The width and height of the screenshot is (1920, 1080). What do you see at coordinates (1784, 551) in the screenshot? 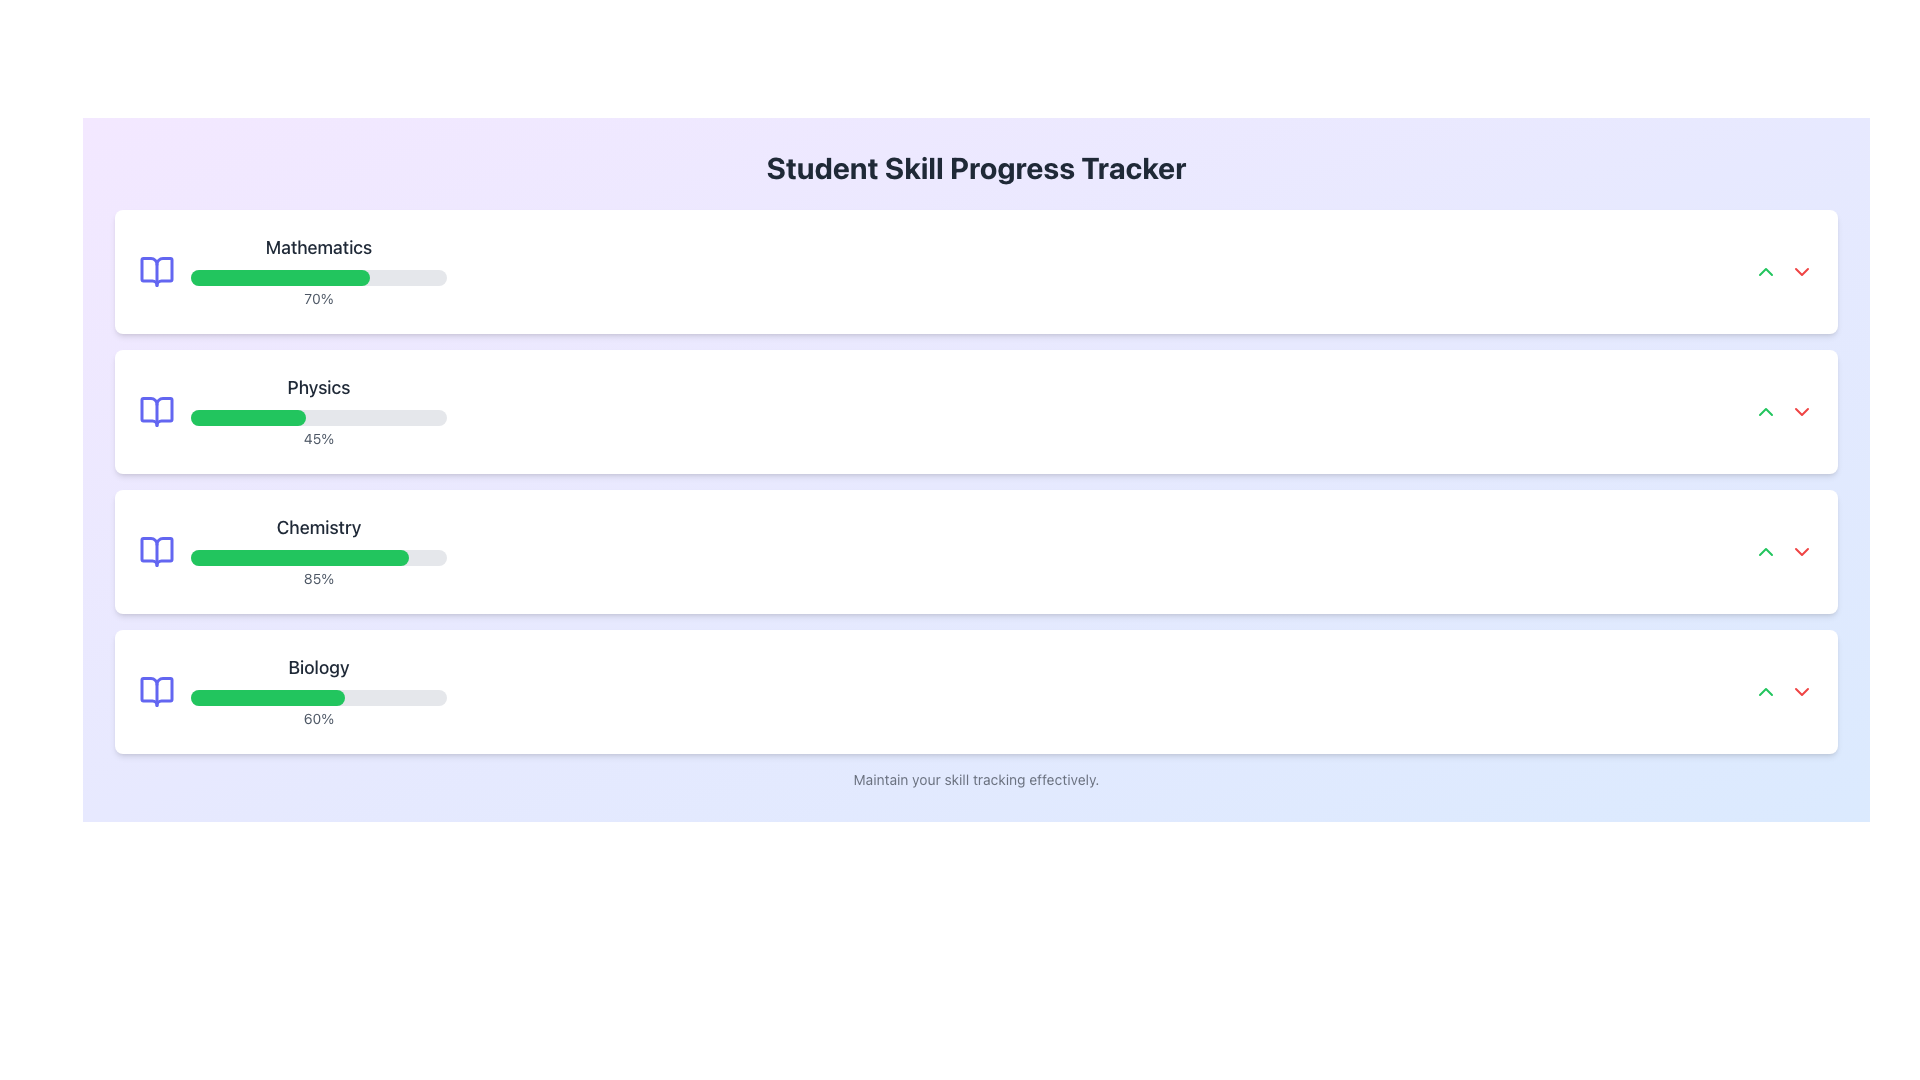
I see `the green upward arrow icon within the Chemistry section to increase or navigate upwards` at bounding box center [1784, 551].